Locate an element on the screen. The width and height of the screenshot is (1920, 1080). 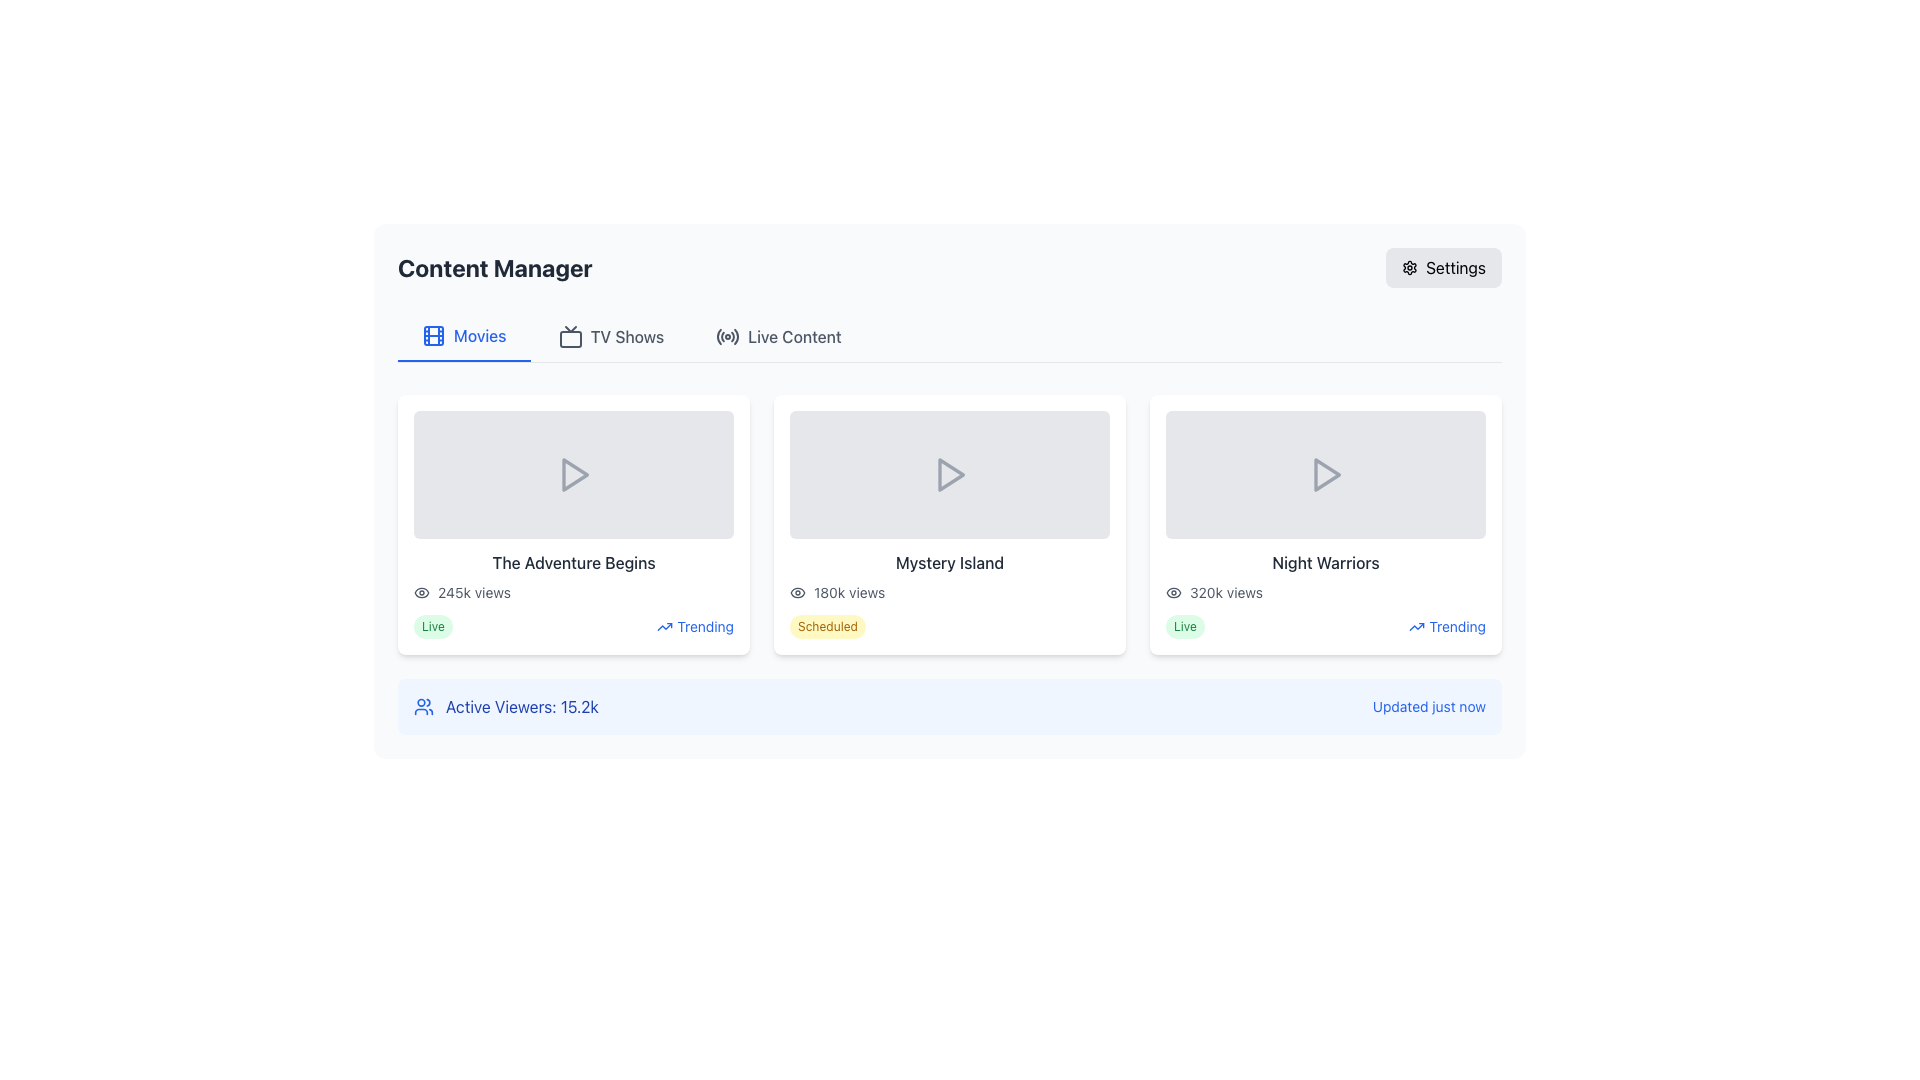
the navigation button for 'TV Shows' located in the middle of the navigation bar is located at coordinates (610, 335).